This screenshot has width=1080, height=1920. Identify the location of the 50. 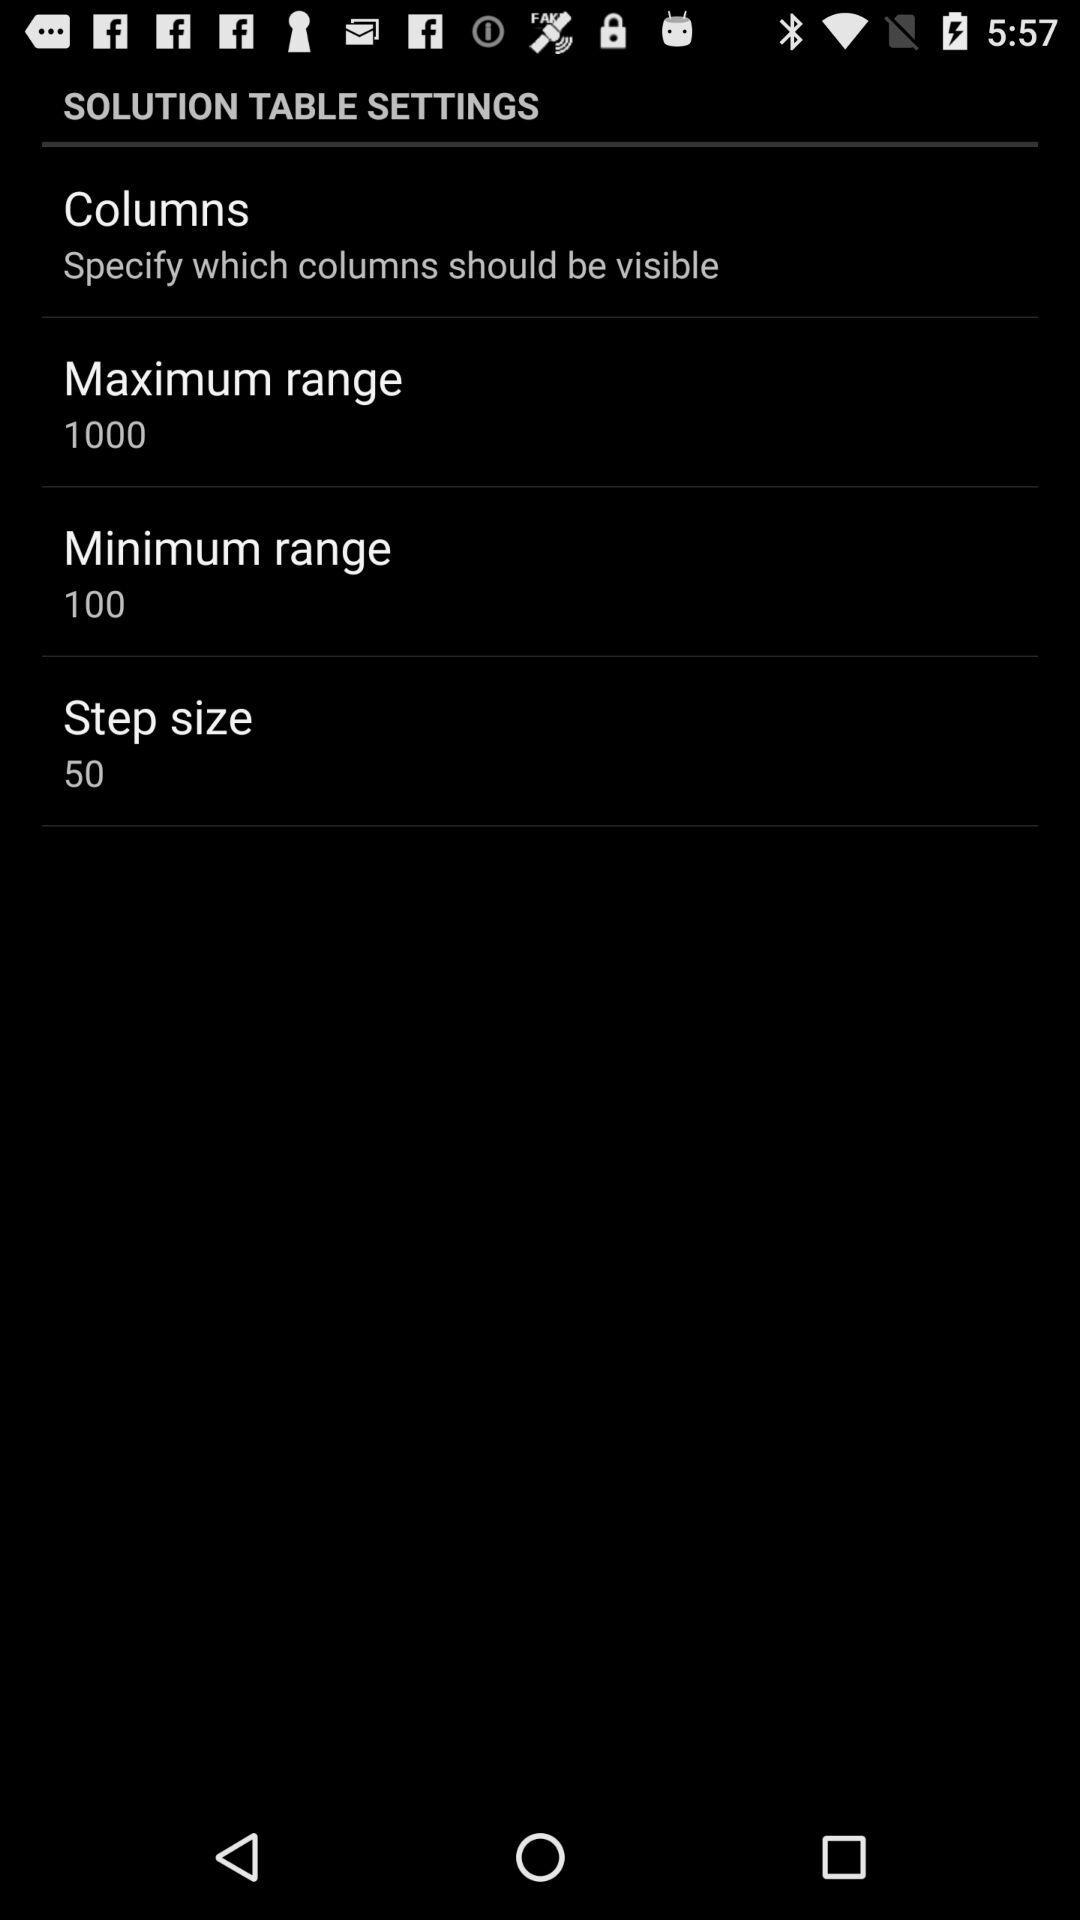
(83, 771).